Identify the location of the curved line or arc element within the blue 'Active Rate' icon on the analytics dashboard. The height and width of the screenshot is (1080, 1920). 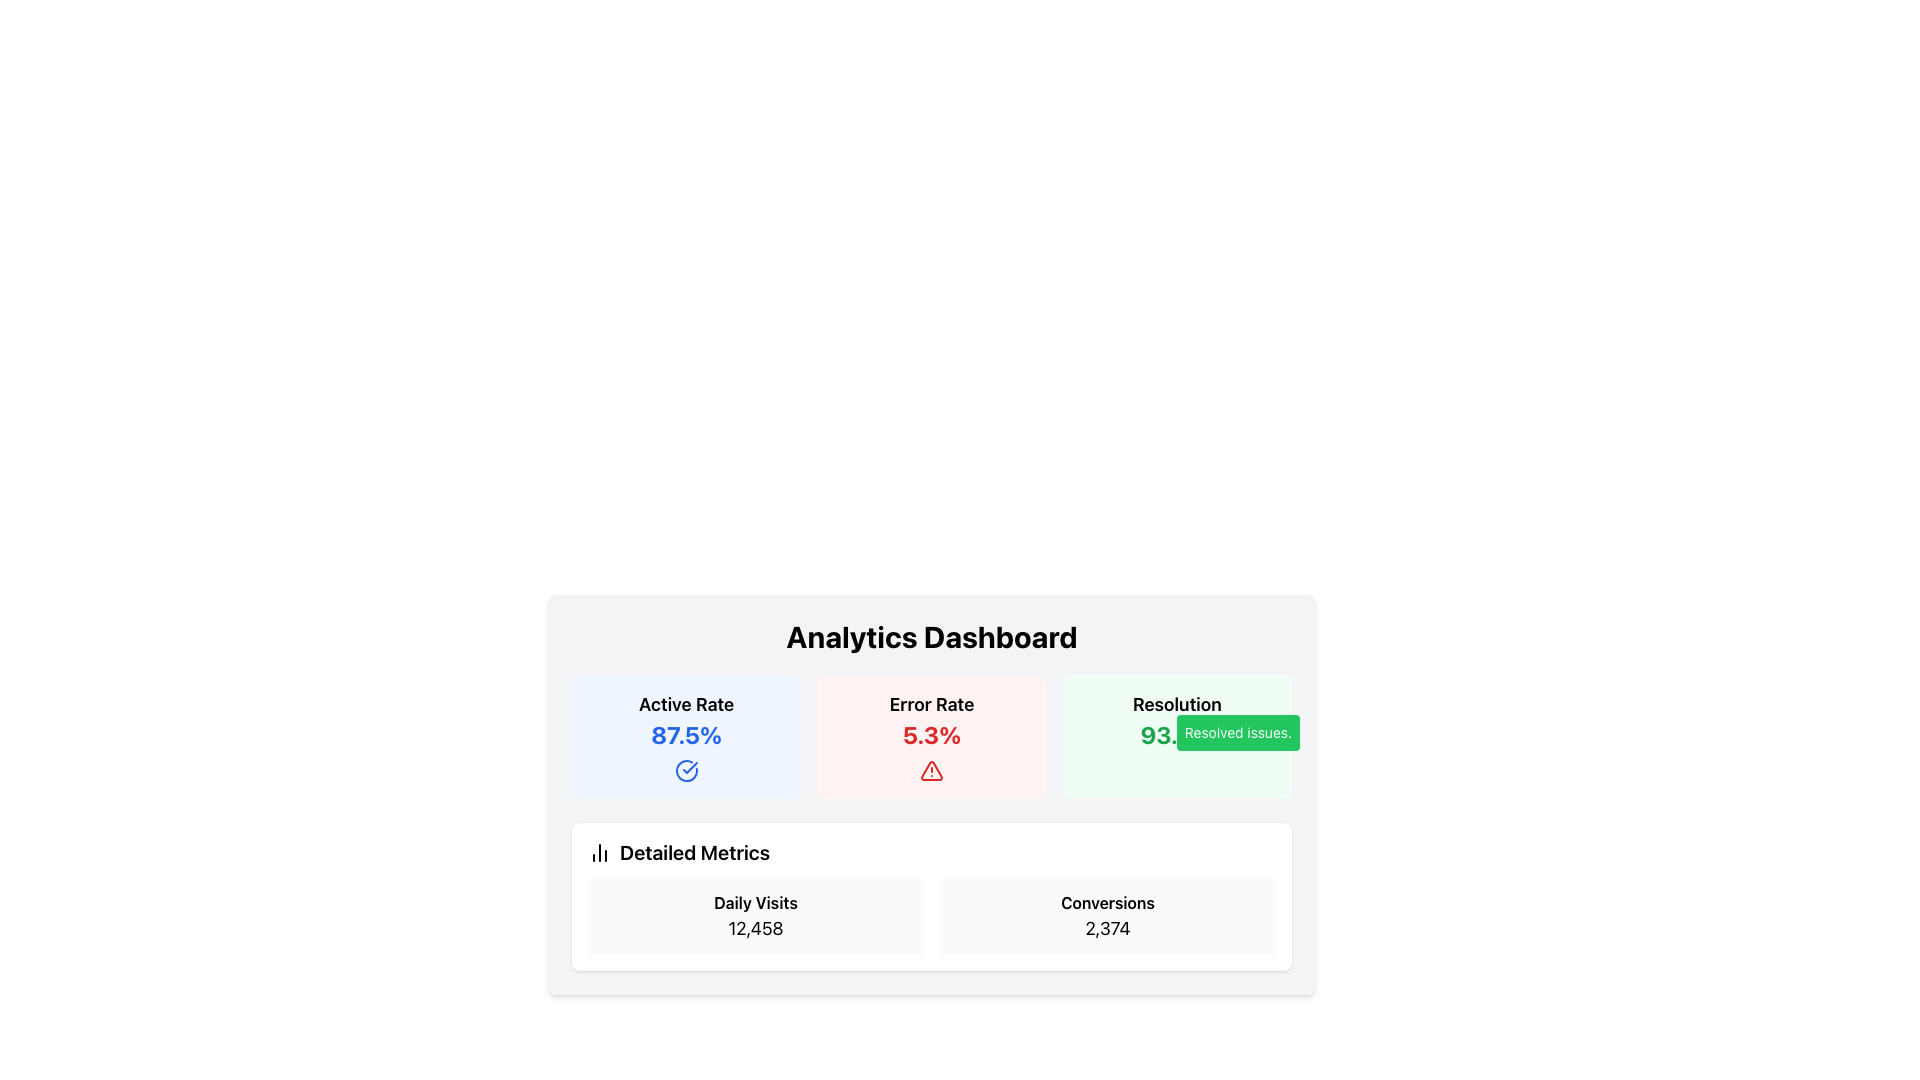
(686, 770).